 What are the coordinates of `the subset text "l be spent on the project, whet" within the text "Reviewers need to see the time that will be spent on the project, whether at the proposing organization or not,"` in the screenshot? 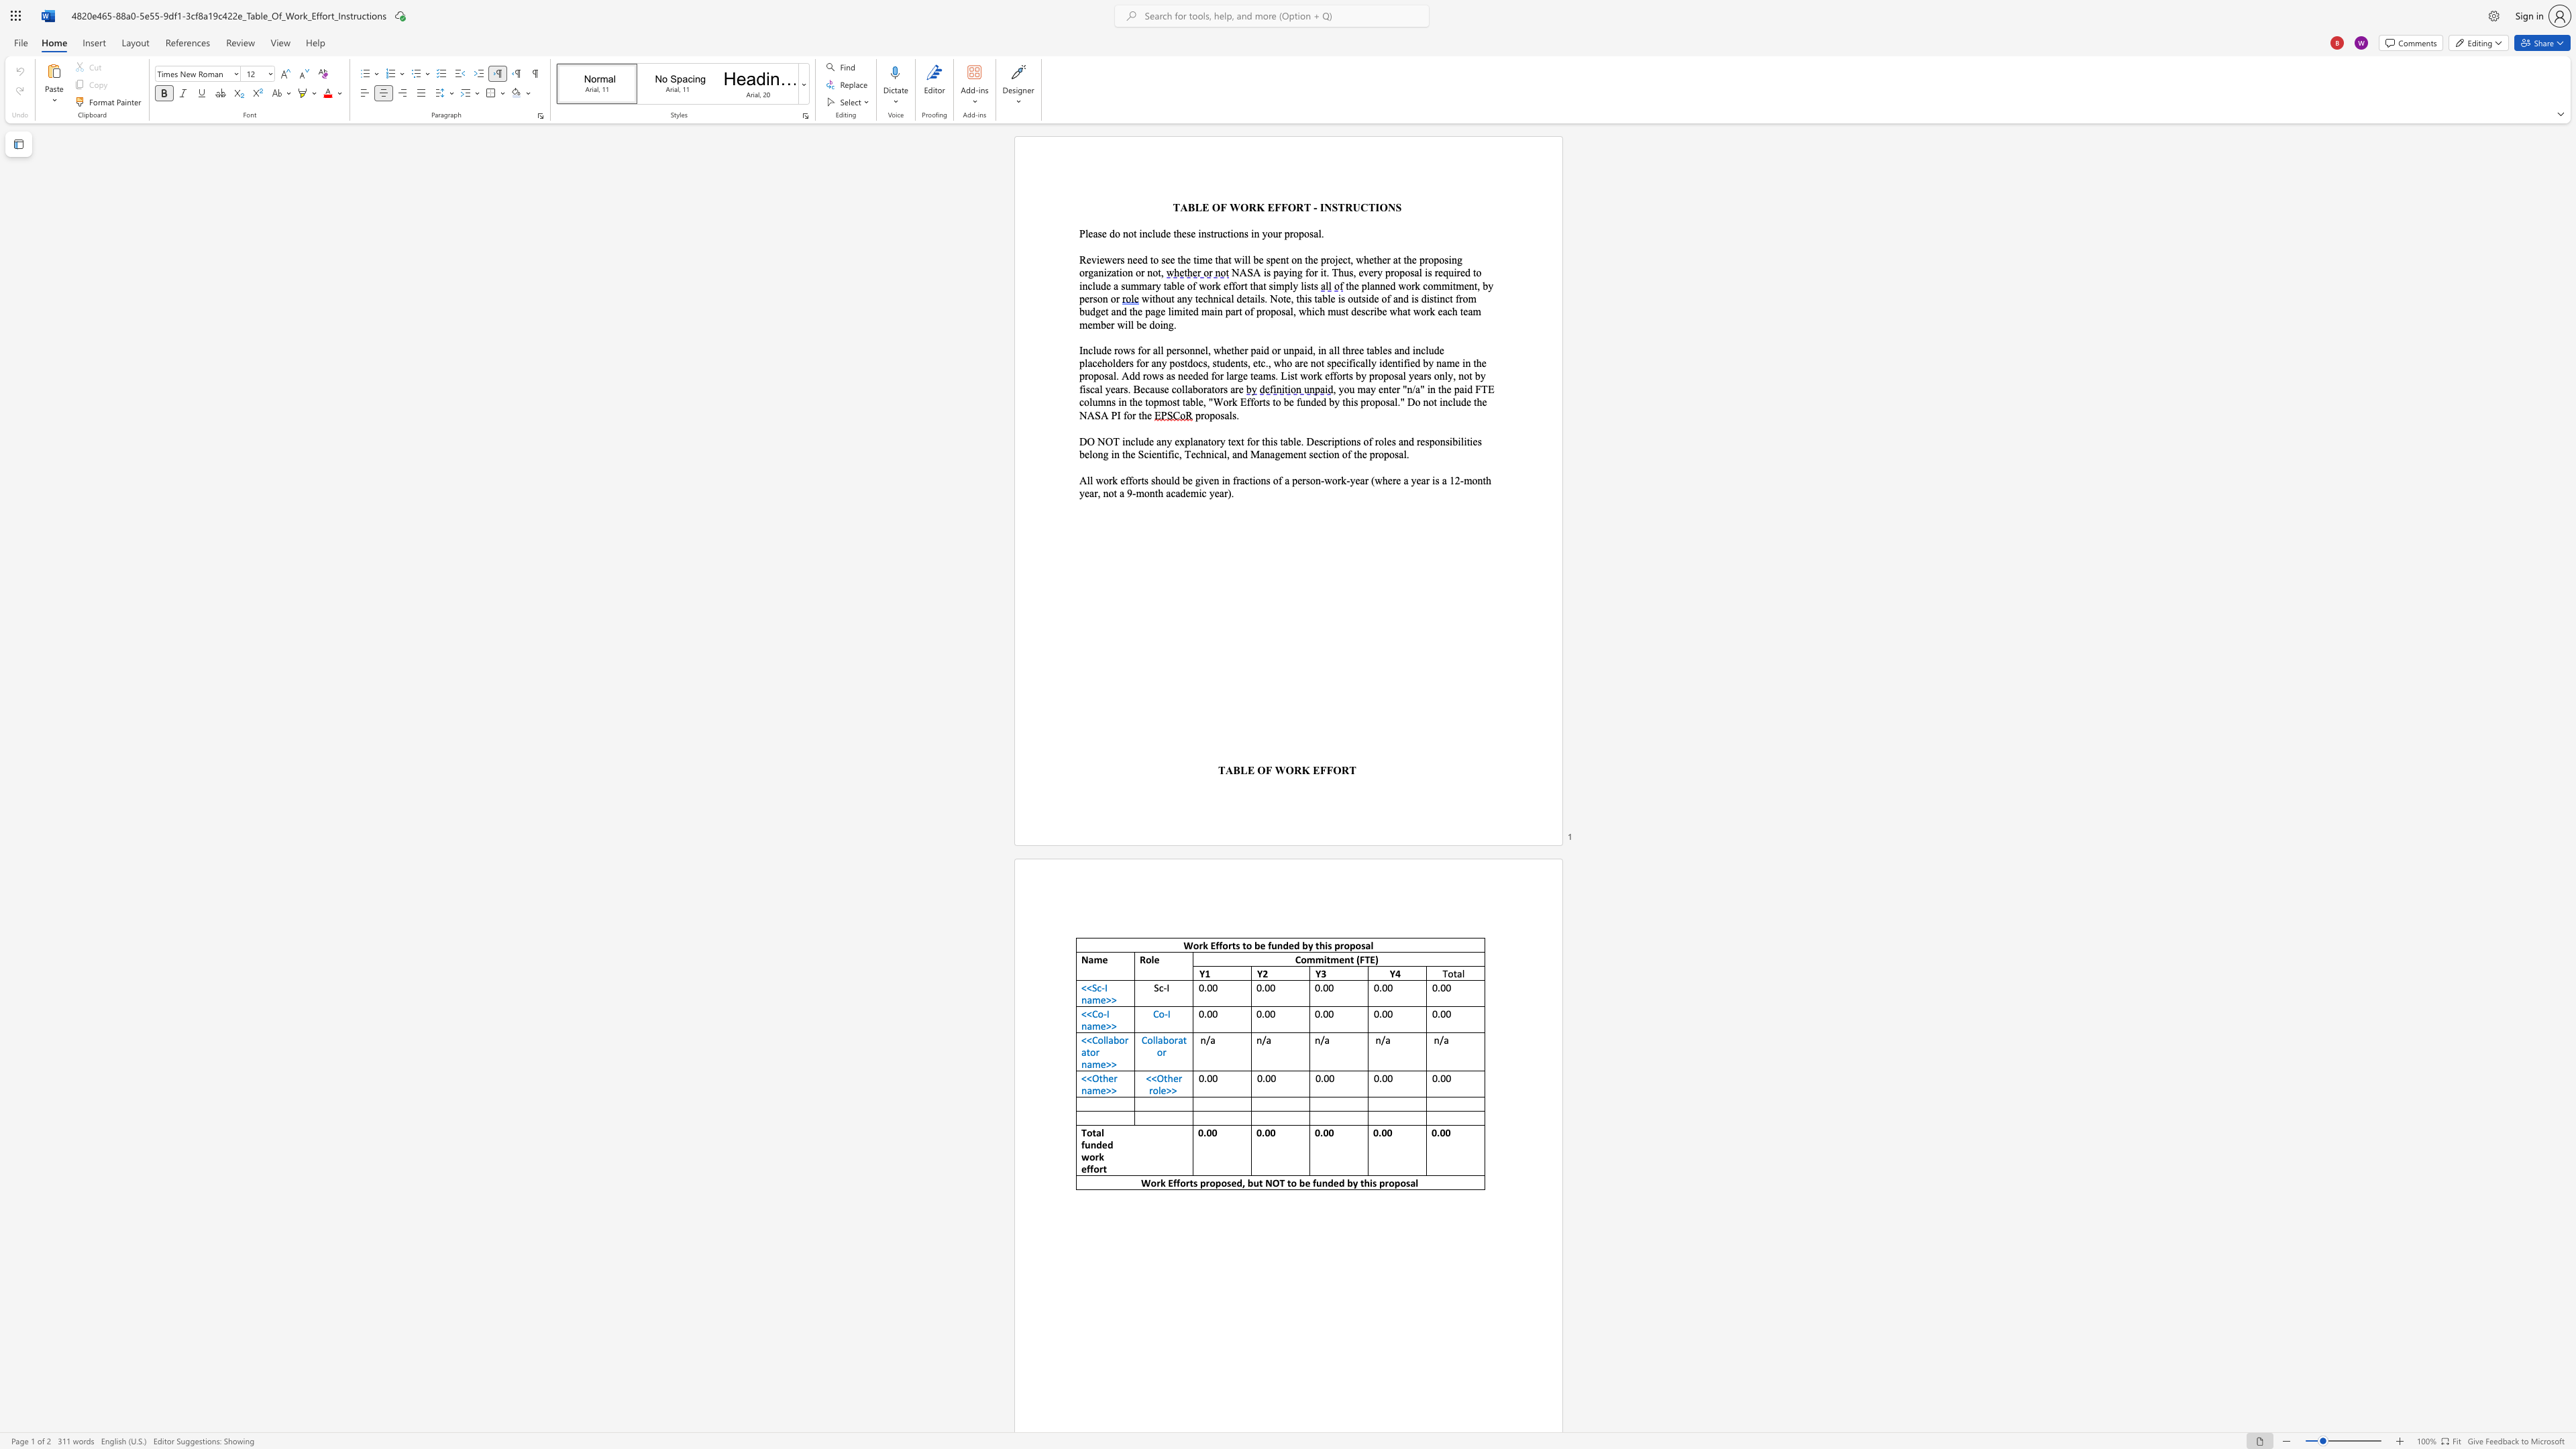 It's located at (1246, 259).